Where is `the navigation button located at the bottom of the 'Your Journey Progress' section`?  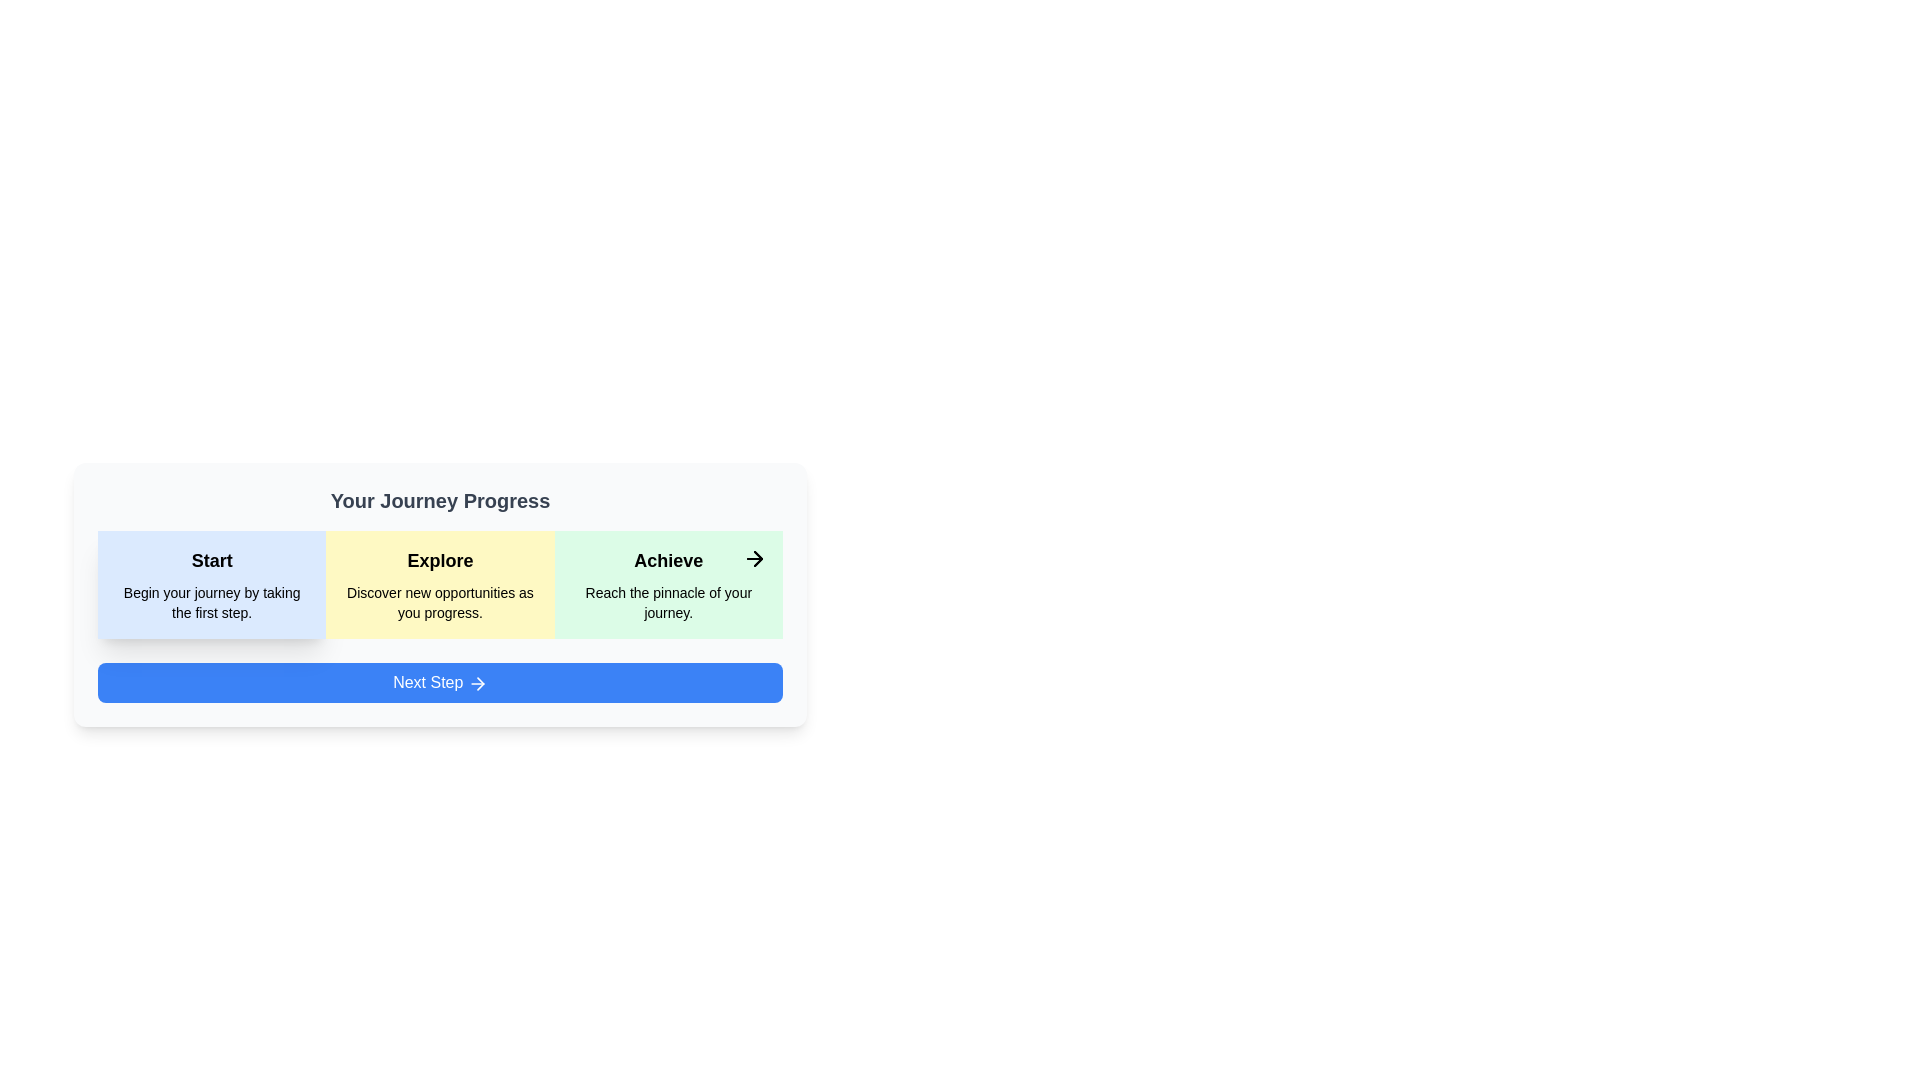
the navigation button located at the bottom of the 'Your Journey Progress' section is located at coordinates (439, 681).